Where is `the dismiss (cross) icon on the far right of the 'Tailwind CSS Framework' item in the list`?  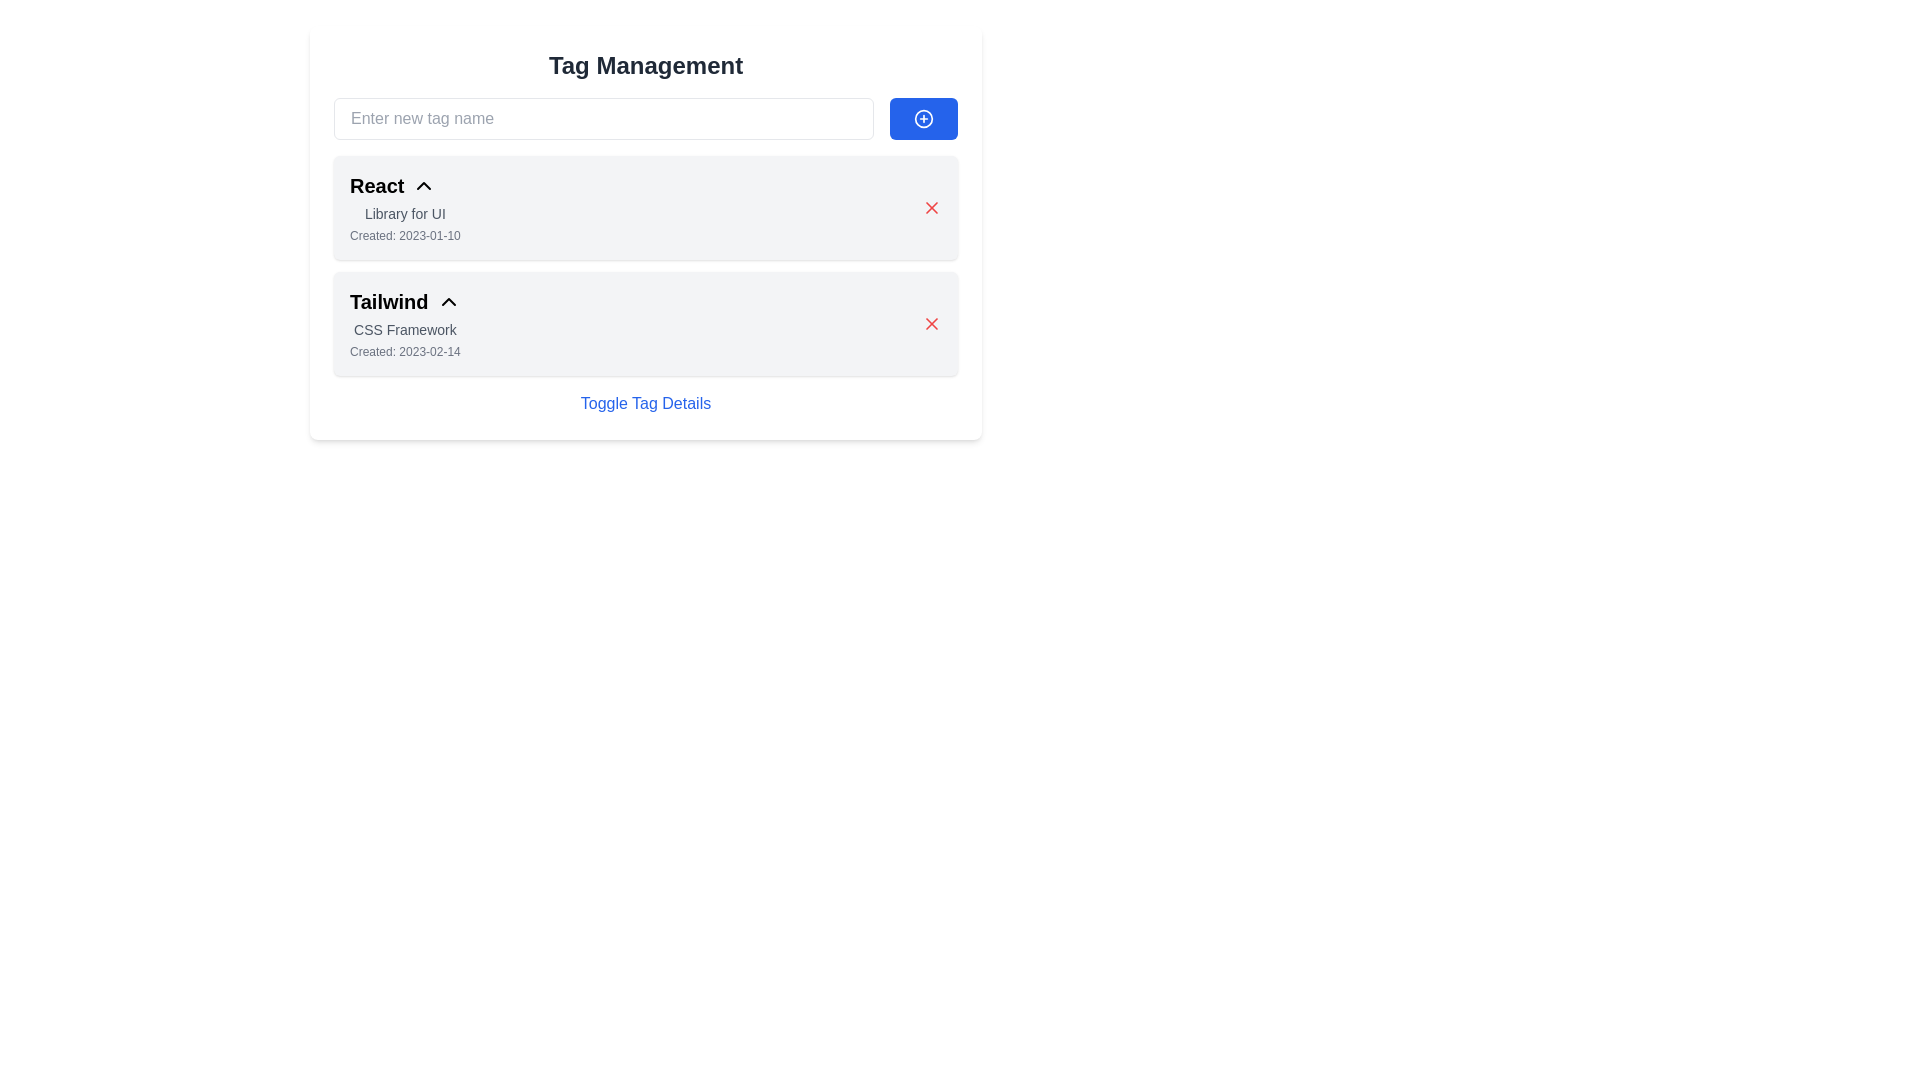 the dismiss (cross) icon on the far right of the 'Tailwind CSS Framework' item in the list is located at coordinates (930, 323).